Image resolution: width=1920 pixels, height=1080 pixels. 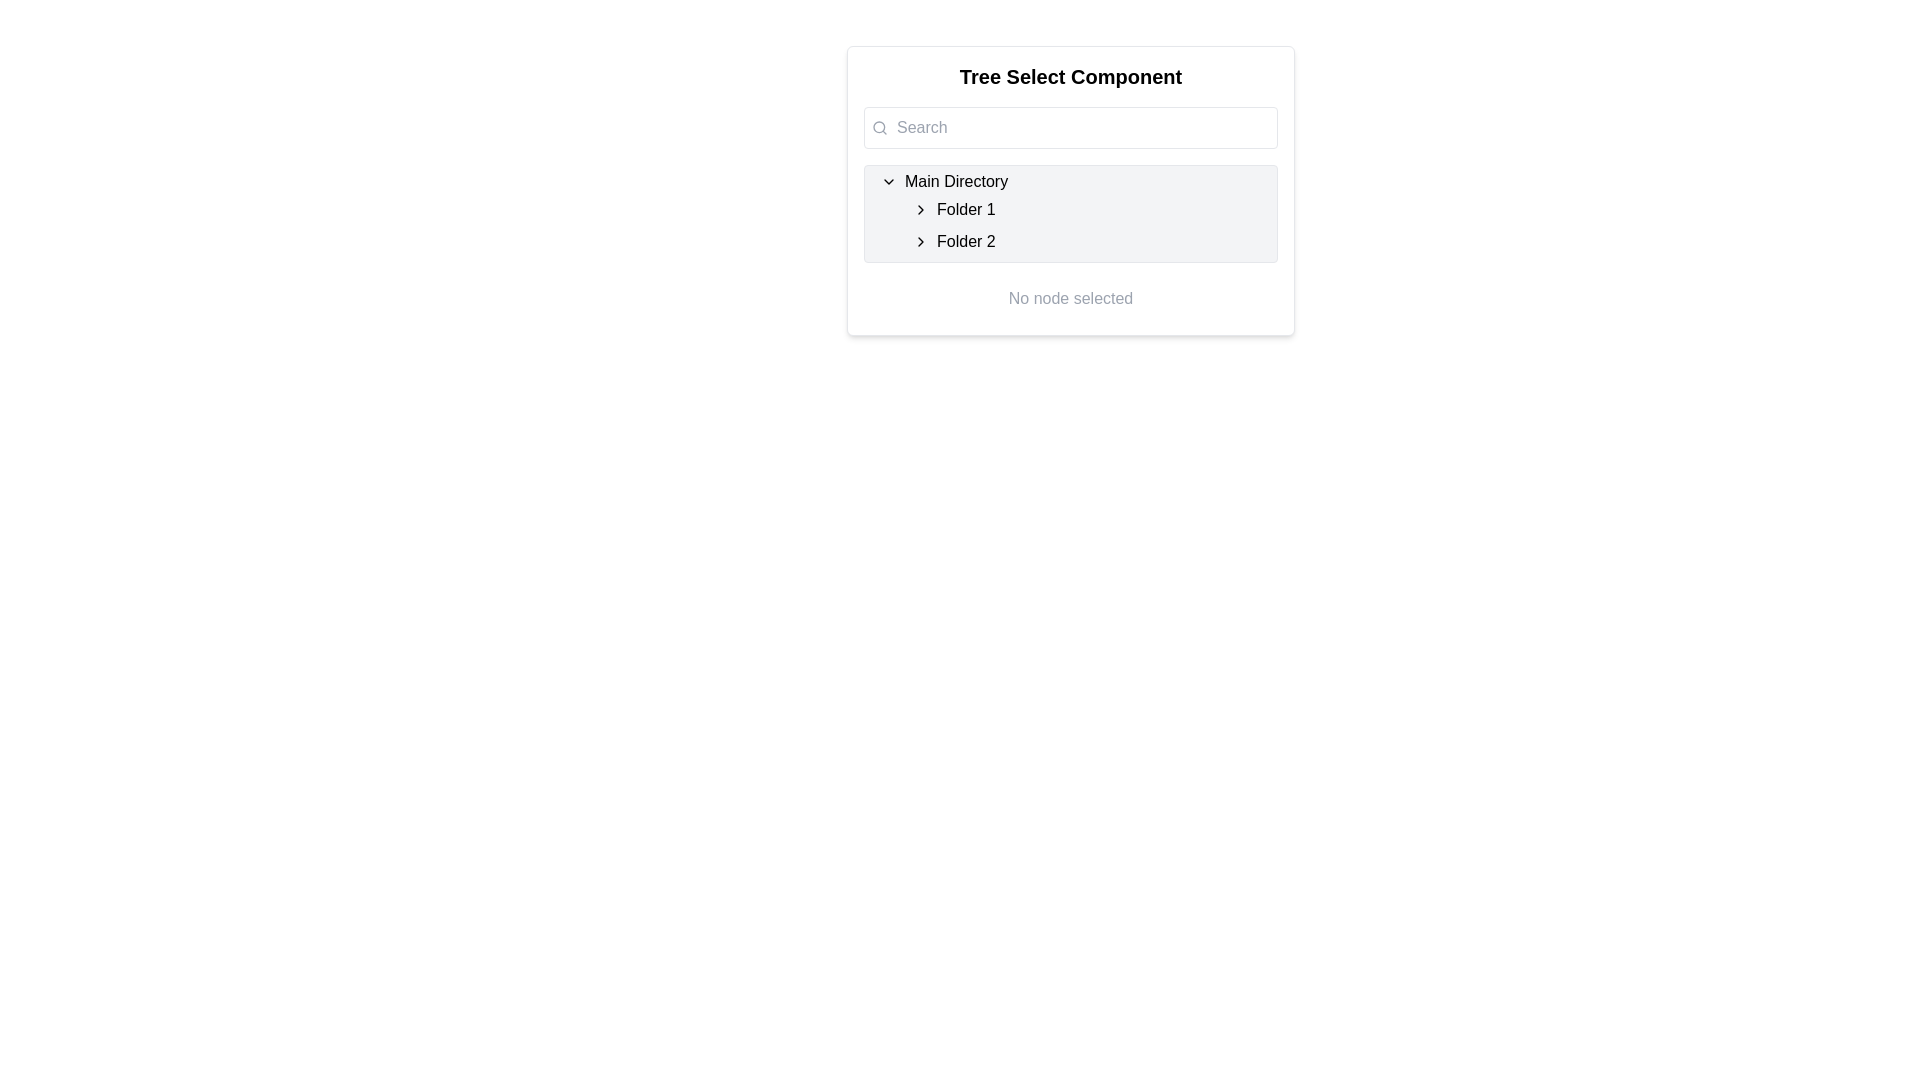 I want to click on the selectable list item labeled 'Folder 2', which is the second folder entry under 'Folder 1', so click(x=1078, y=241).